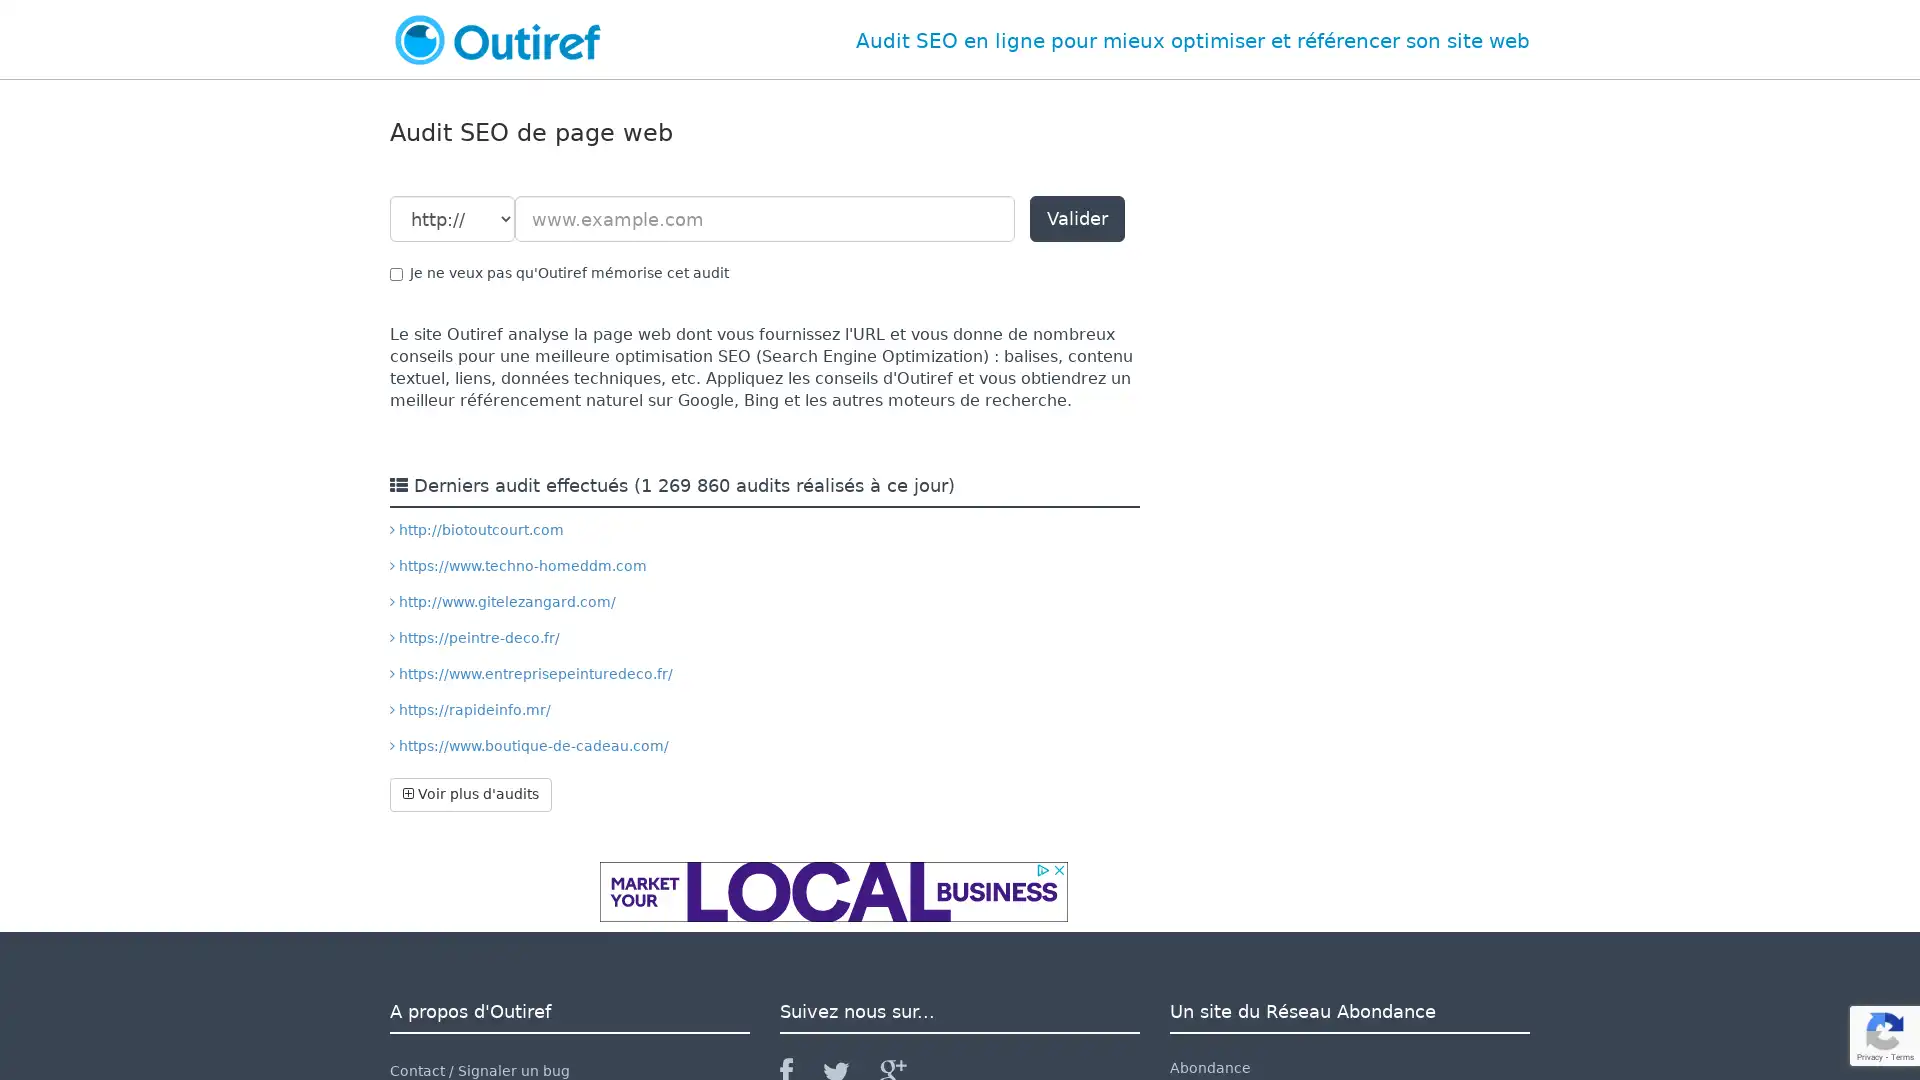 This screenshot has width=1920, height=1080. Describe the element at coordinates (1076, 219) in the screenshot. I see `Valider` at that location.